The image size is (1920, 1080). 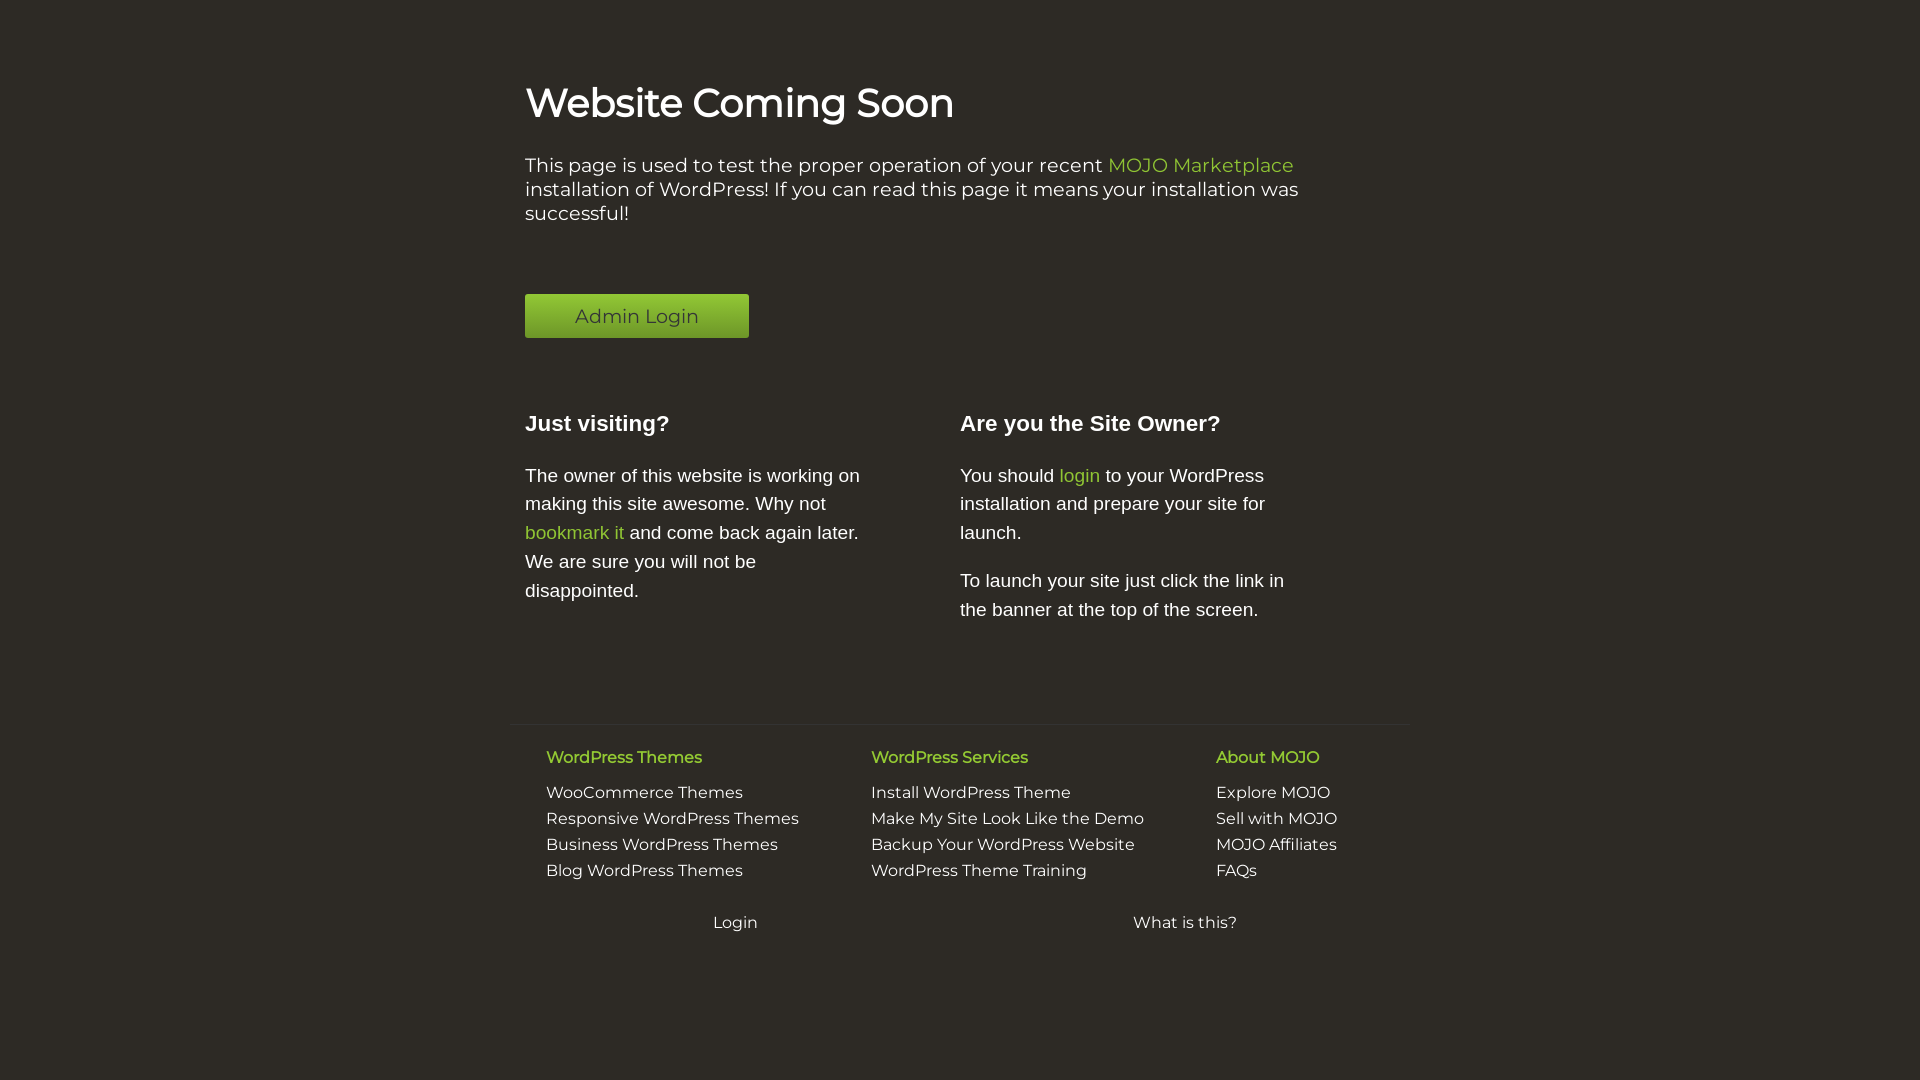 I want to click on 'Responsive WordPress Themes', so click(x=672, y=818).